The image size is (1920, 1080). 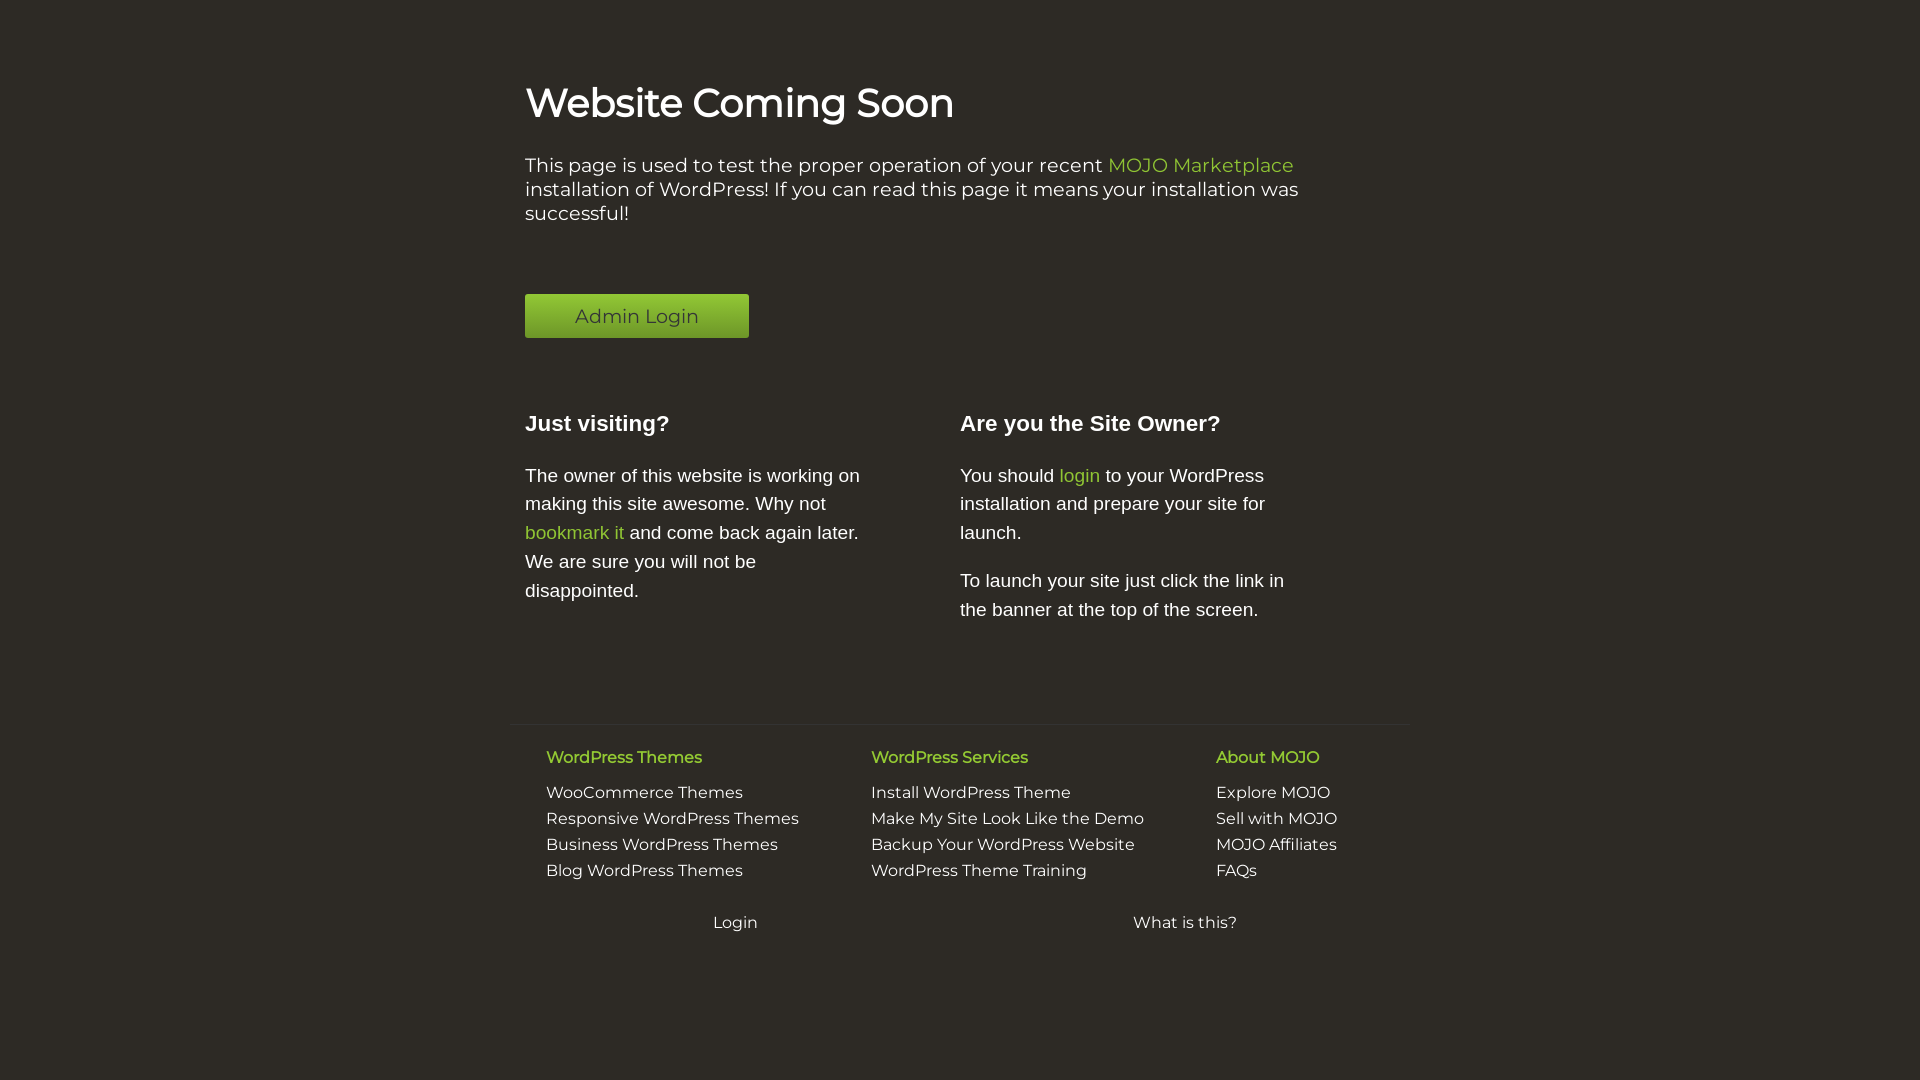 I want to click on 'Responsive WordPress Themes', so click(x=672, y=818).